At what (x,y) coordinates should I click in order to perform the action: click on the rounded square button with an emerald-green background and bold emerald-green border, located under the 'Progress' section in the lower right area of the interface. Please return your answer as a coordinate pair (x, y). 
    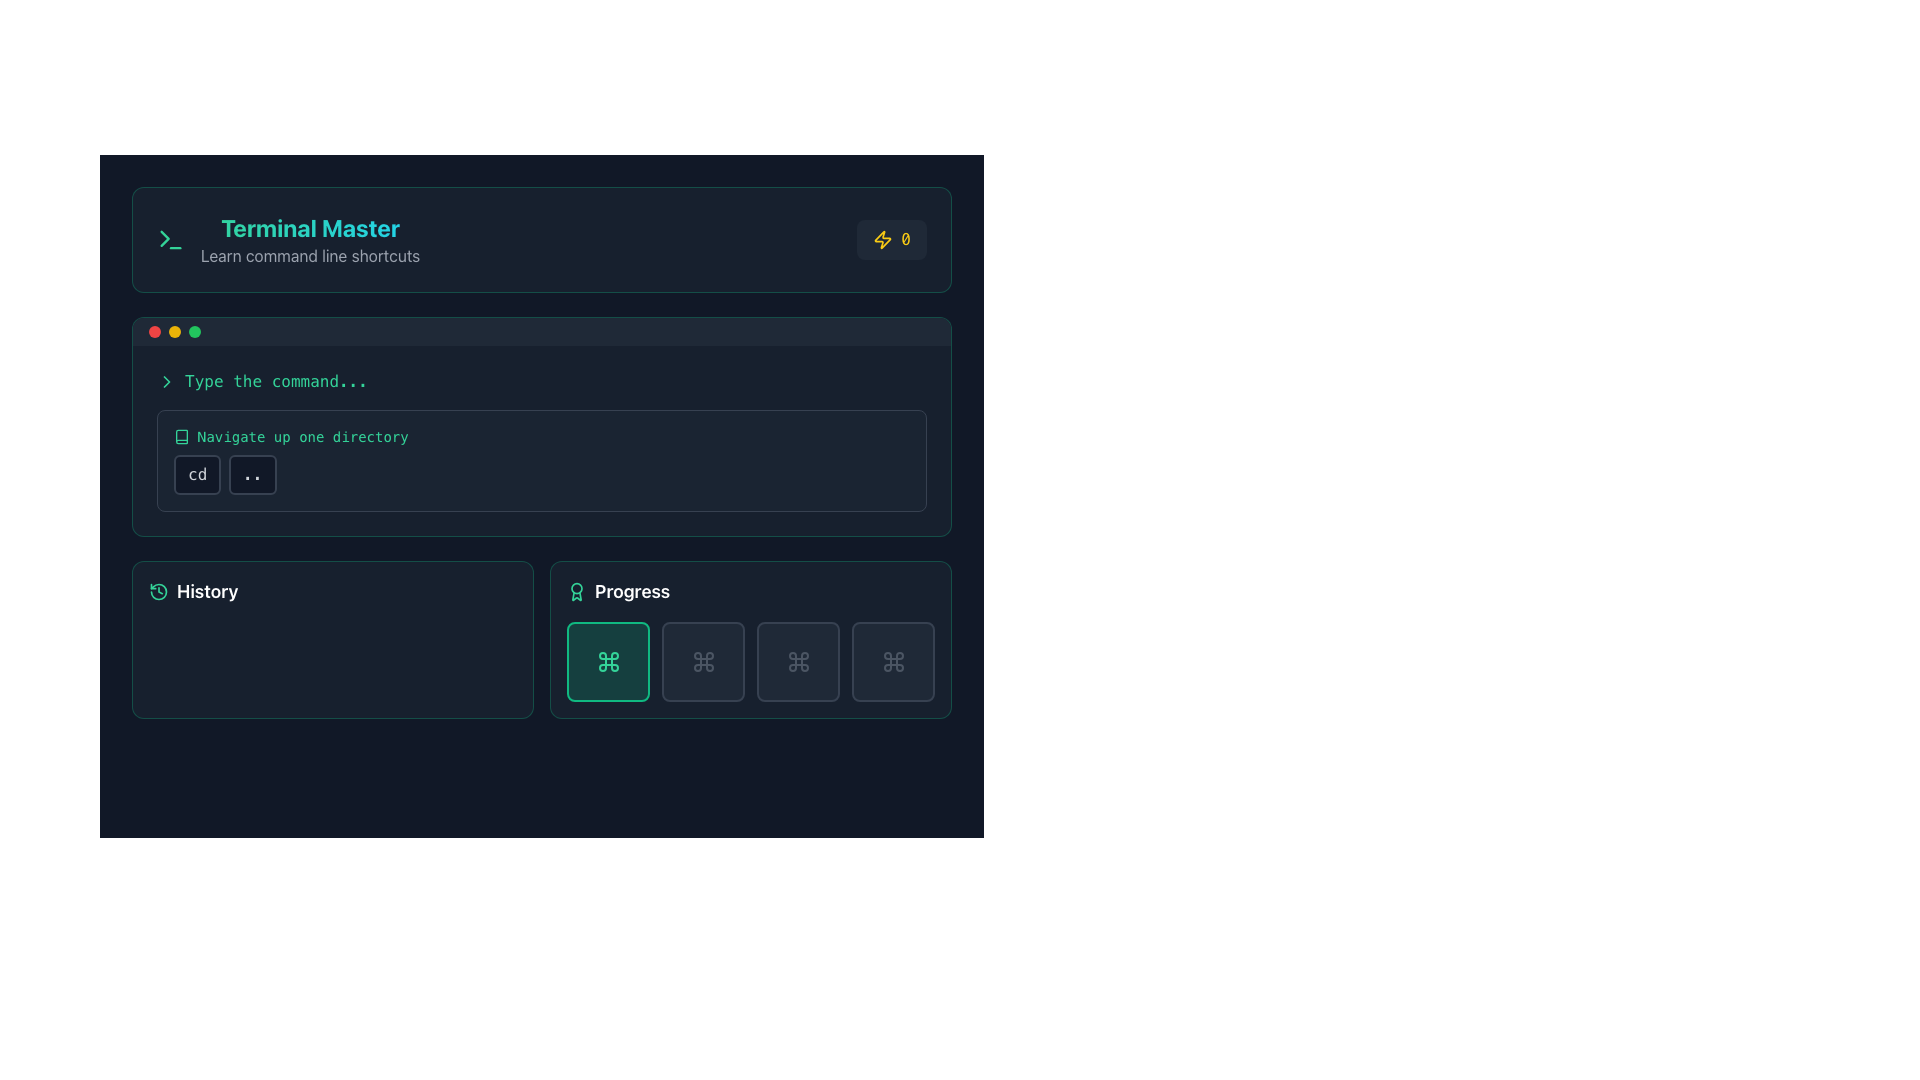
    Looking at the image, I should click on (607, 662).